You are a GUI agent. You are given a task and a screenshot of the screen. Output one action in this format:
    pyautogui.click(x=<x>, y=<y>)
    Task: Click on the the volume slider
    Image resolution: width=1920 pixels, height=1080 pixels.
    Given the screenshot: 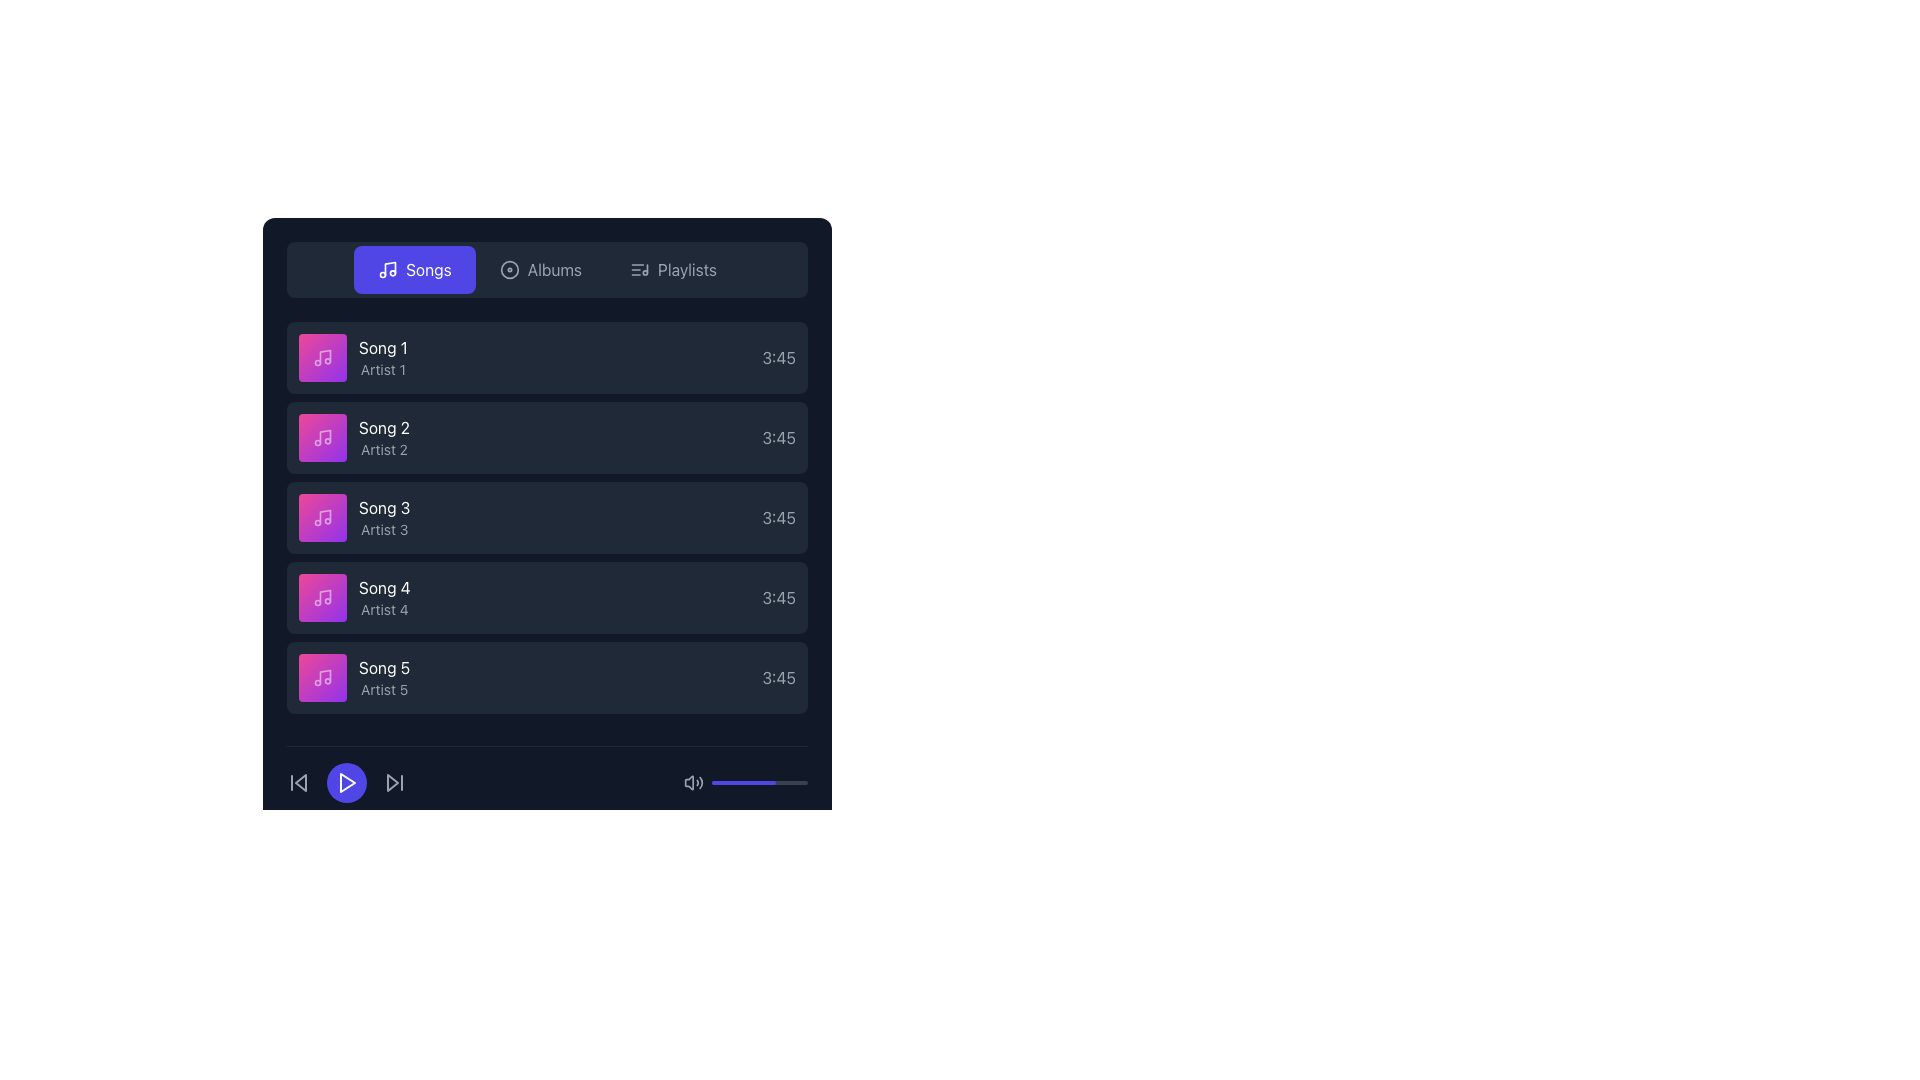 What is the action you would take?
    pyautogui.click(x=769, y=782)
    